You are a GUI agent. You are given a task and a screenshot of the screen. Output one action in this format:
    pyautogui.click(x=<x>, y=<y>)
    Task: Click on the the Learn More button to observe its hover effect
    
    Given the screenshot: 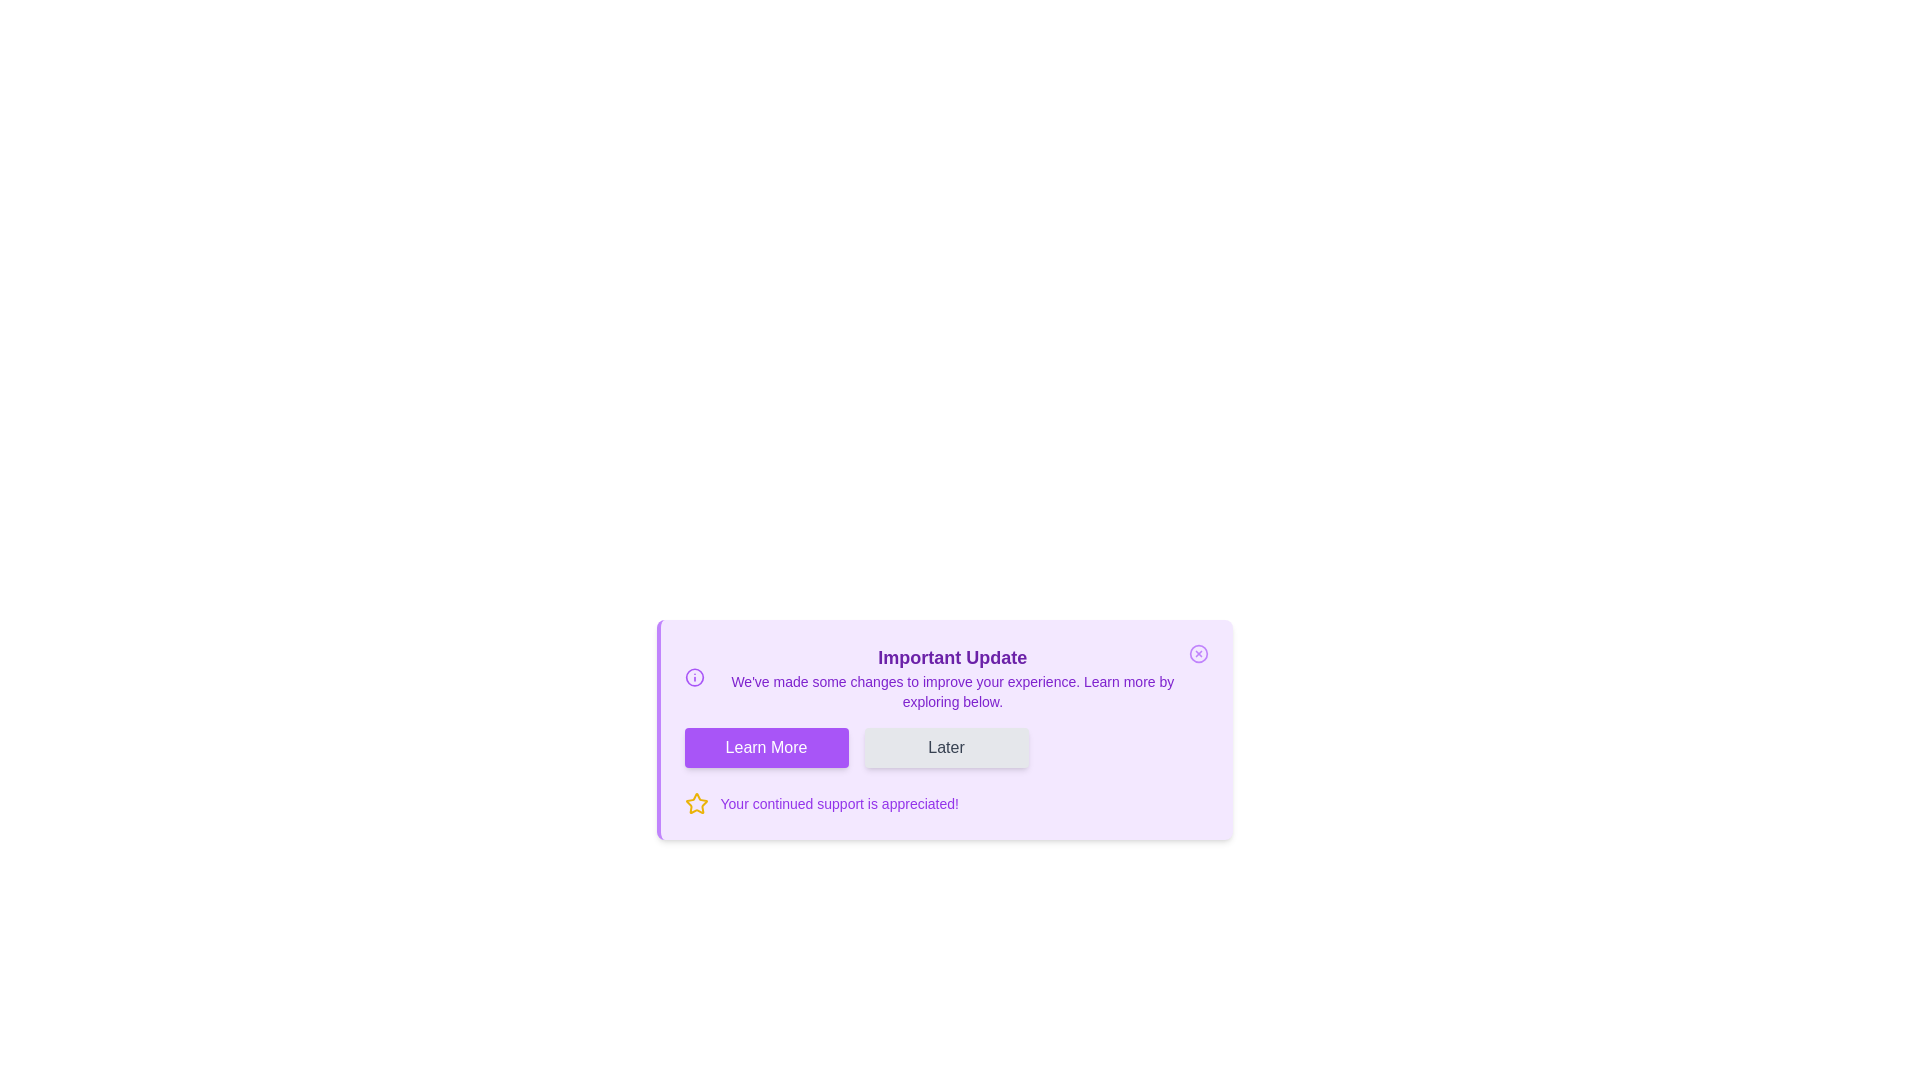 What is the action you would take?
    pyautogui.click(x=765, y=748)
    